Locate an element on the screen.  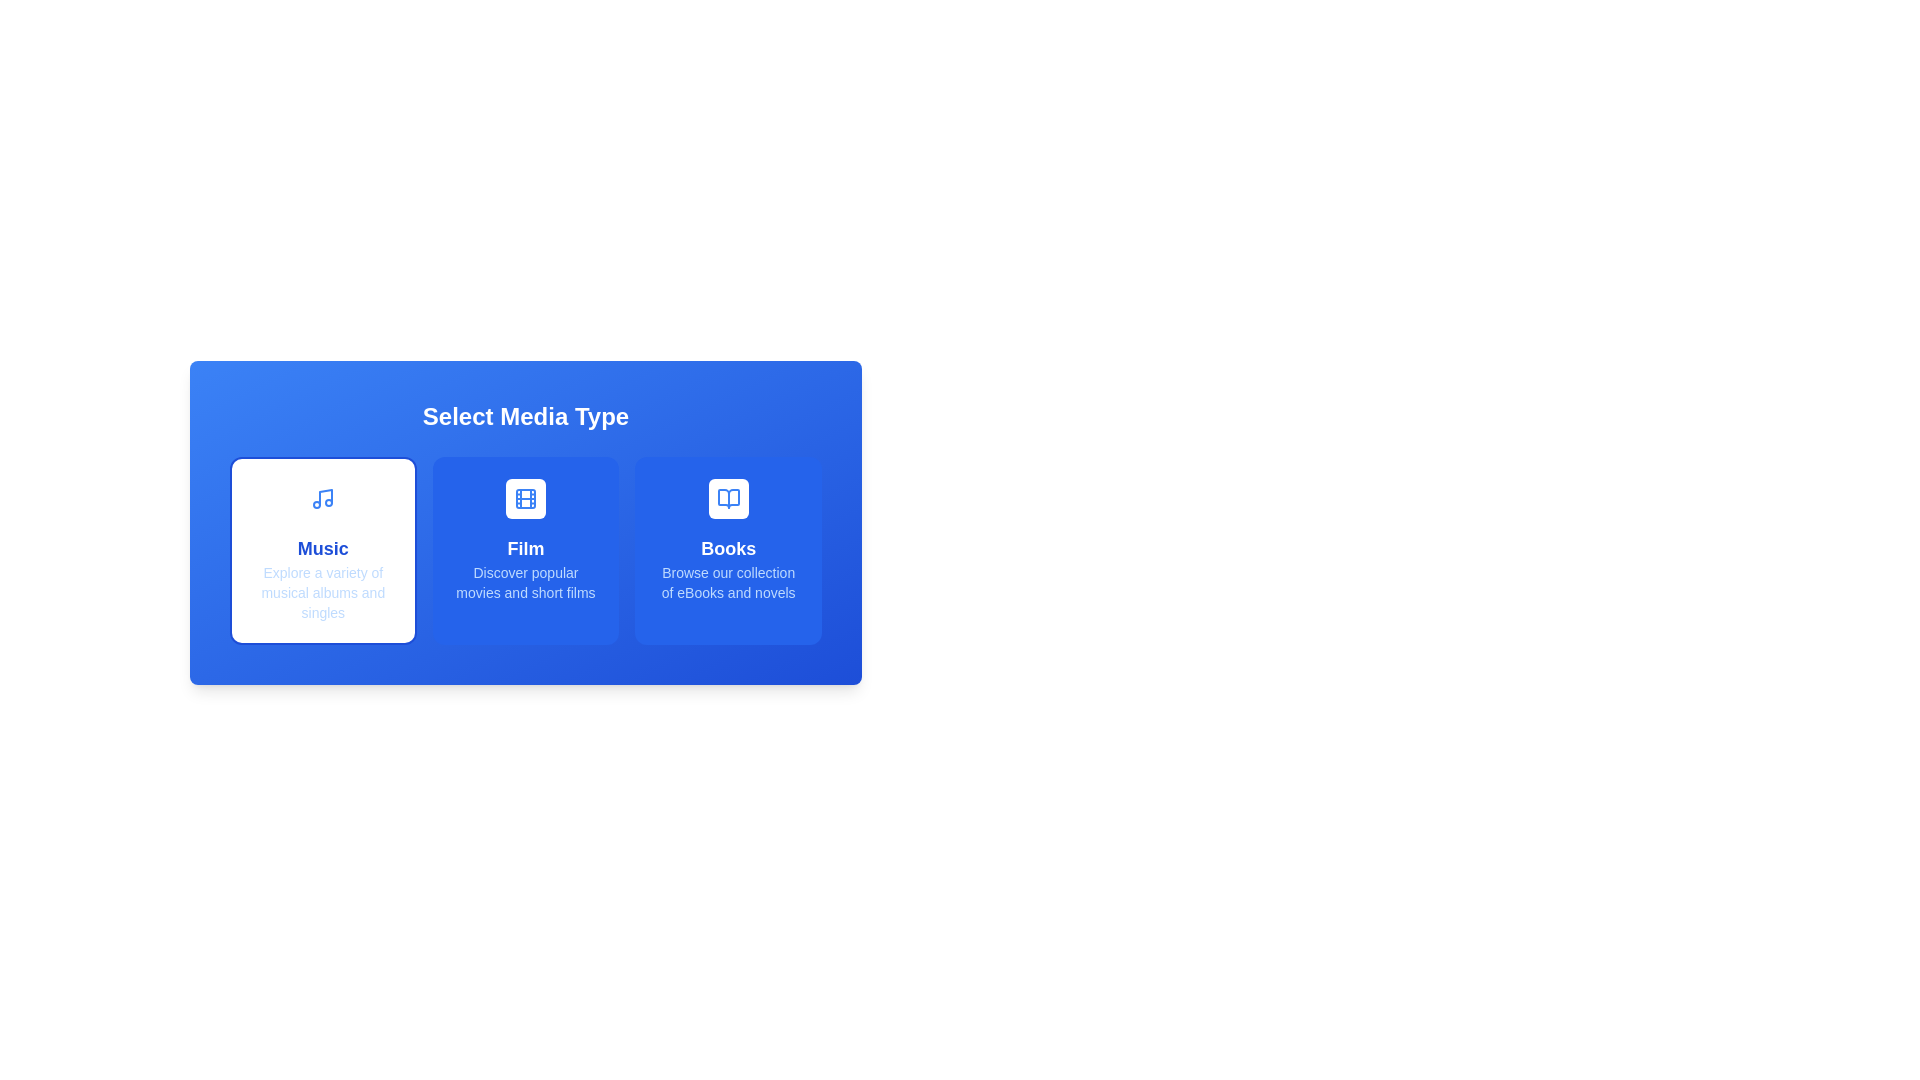
the 'Books' category icon located at the center of the rightmost section in a row of three options is located at coordinates (727, 497).